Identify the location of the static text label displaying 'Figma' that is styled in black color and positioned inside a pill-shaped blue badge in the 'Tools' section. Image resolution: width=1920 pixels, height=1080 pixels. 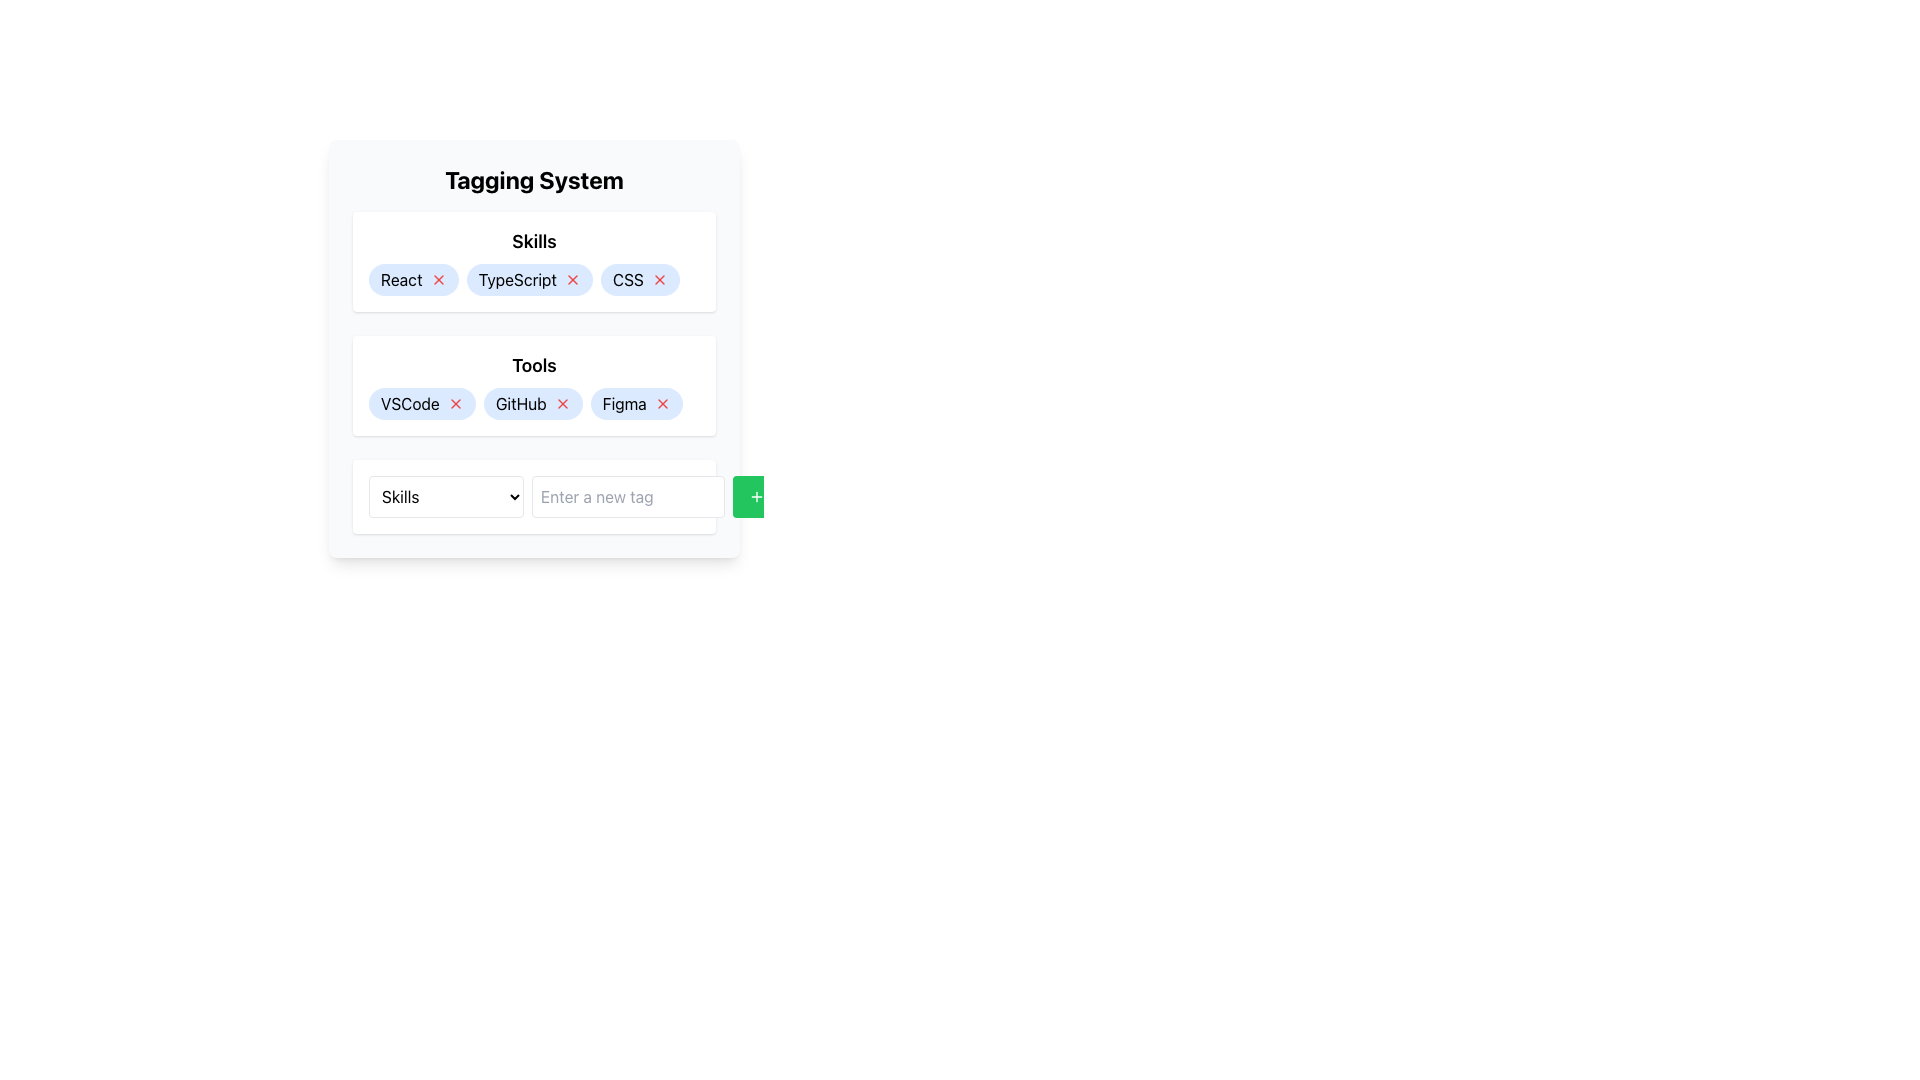
(623, 404).